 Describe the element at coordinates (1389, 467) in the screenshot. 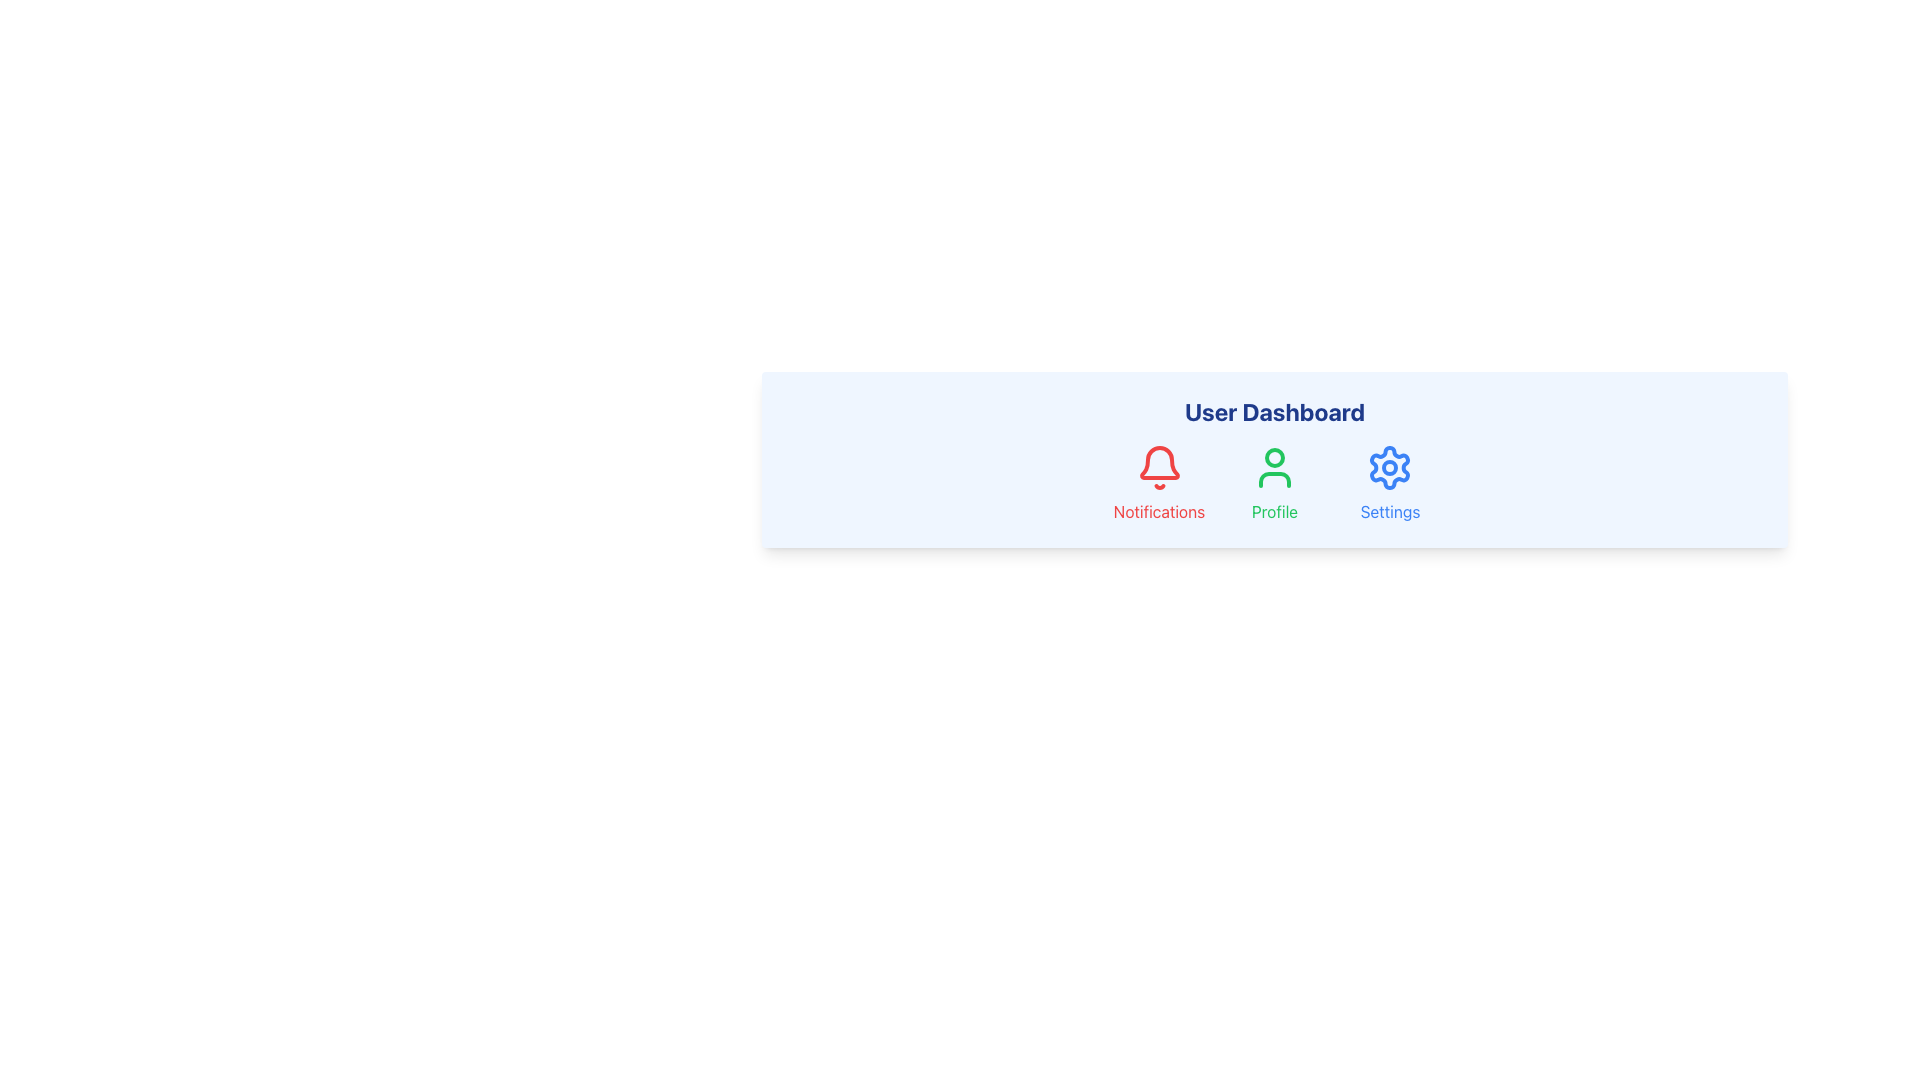

I see `the graphical circle element within the settings icon located in the bottom navigation bar of the user dashboard` at that location.